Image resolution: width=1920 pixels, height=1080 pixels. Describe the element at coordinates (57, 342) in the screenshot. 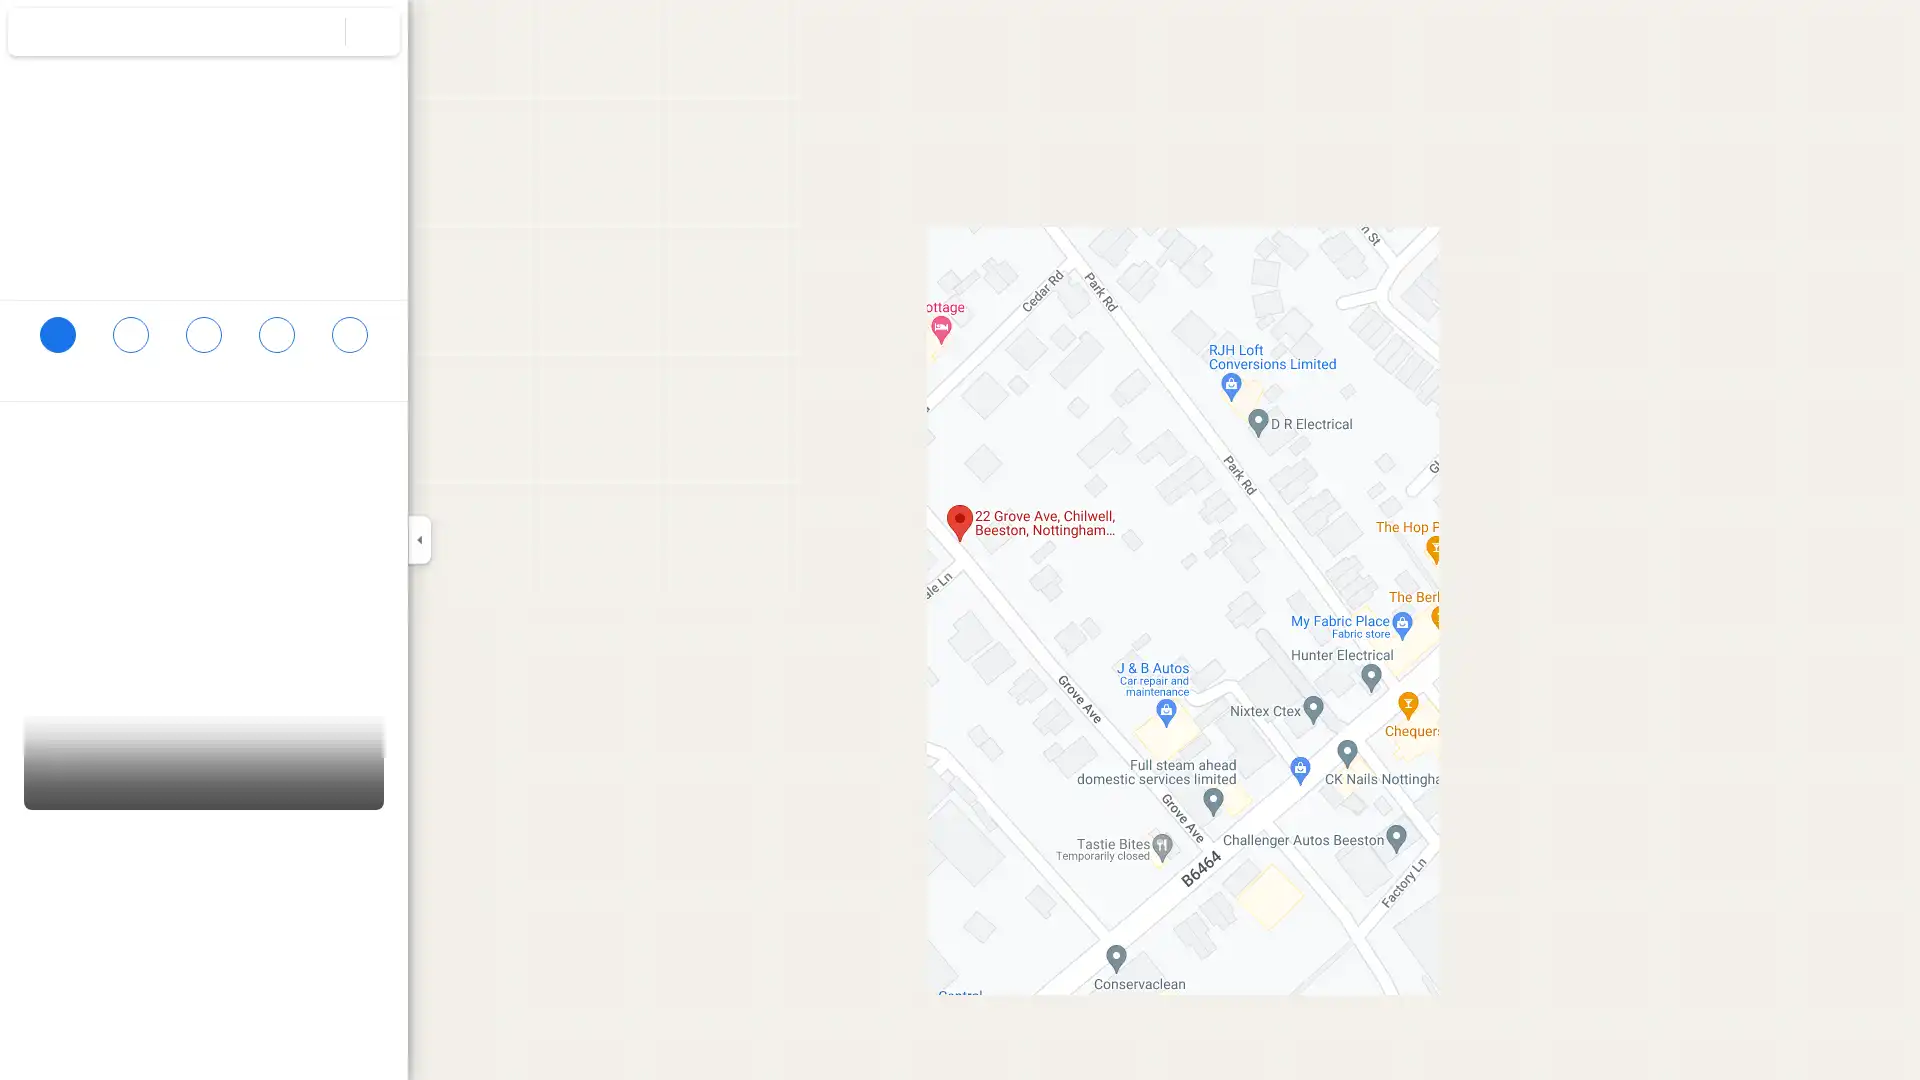

I see `Directions to 22 Grove Ave` at that location.